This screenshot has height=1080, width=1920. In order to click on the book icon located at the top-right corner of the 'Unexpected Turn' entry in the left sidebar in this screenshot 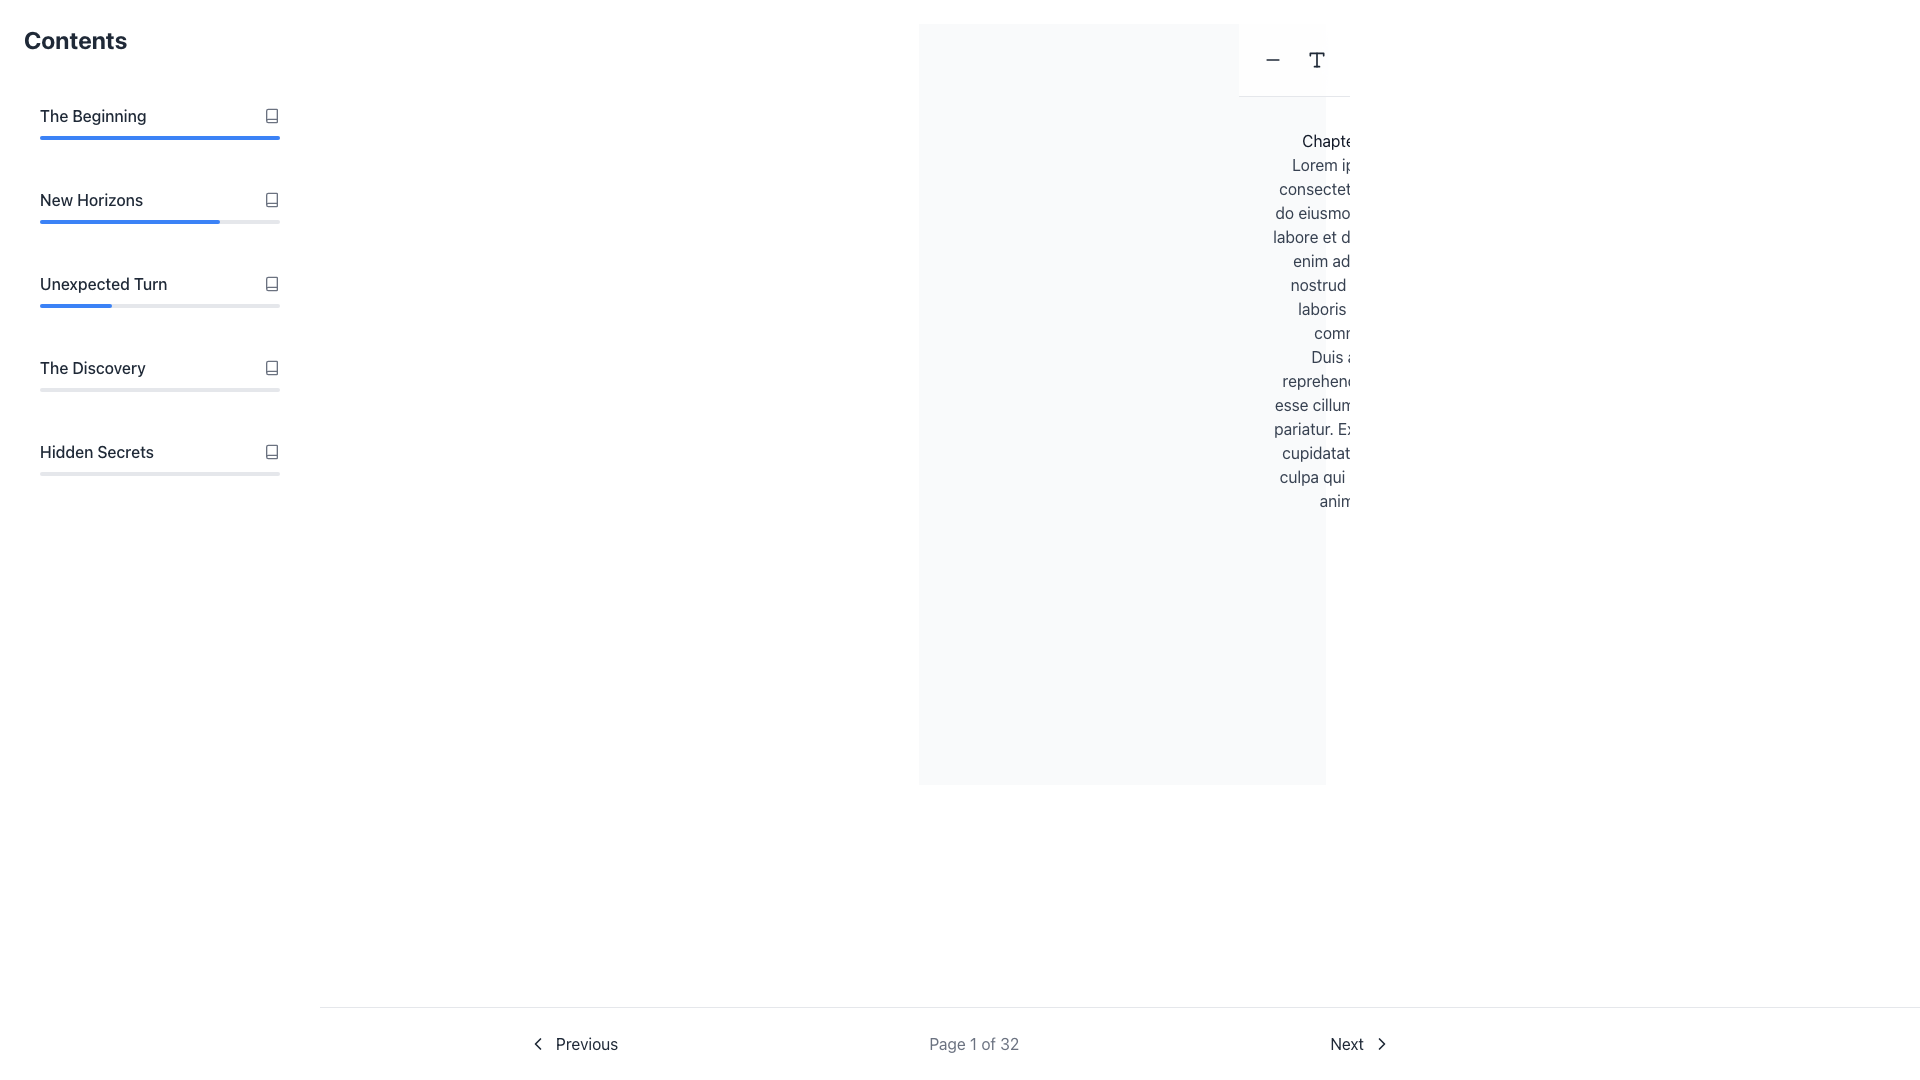, I will do `click(271, 284)`.